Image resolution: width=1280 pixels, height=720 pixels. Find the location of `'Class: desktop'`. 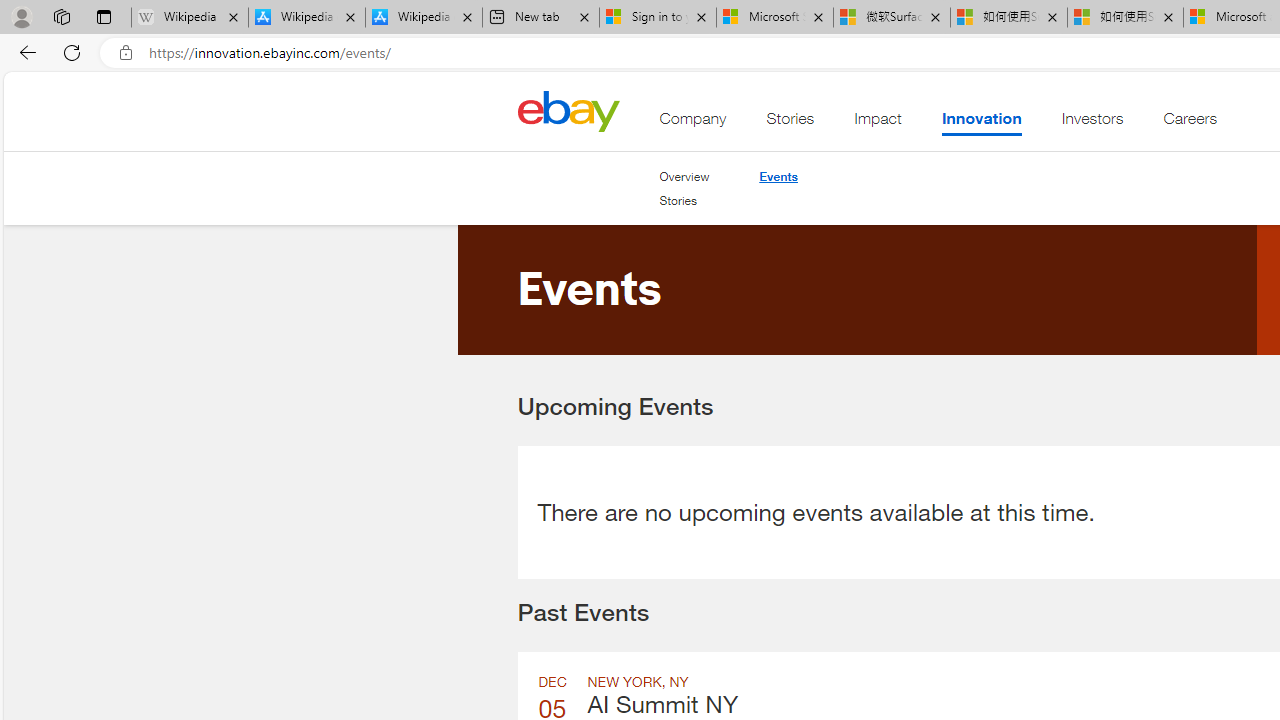

'Class: desktop' is located at coordinates (567, 111).